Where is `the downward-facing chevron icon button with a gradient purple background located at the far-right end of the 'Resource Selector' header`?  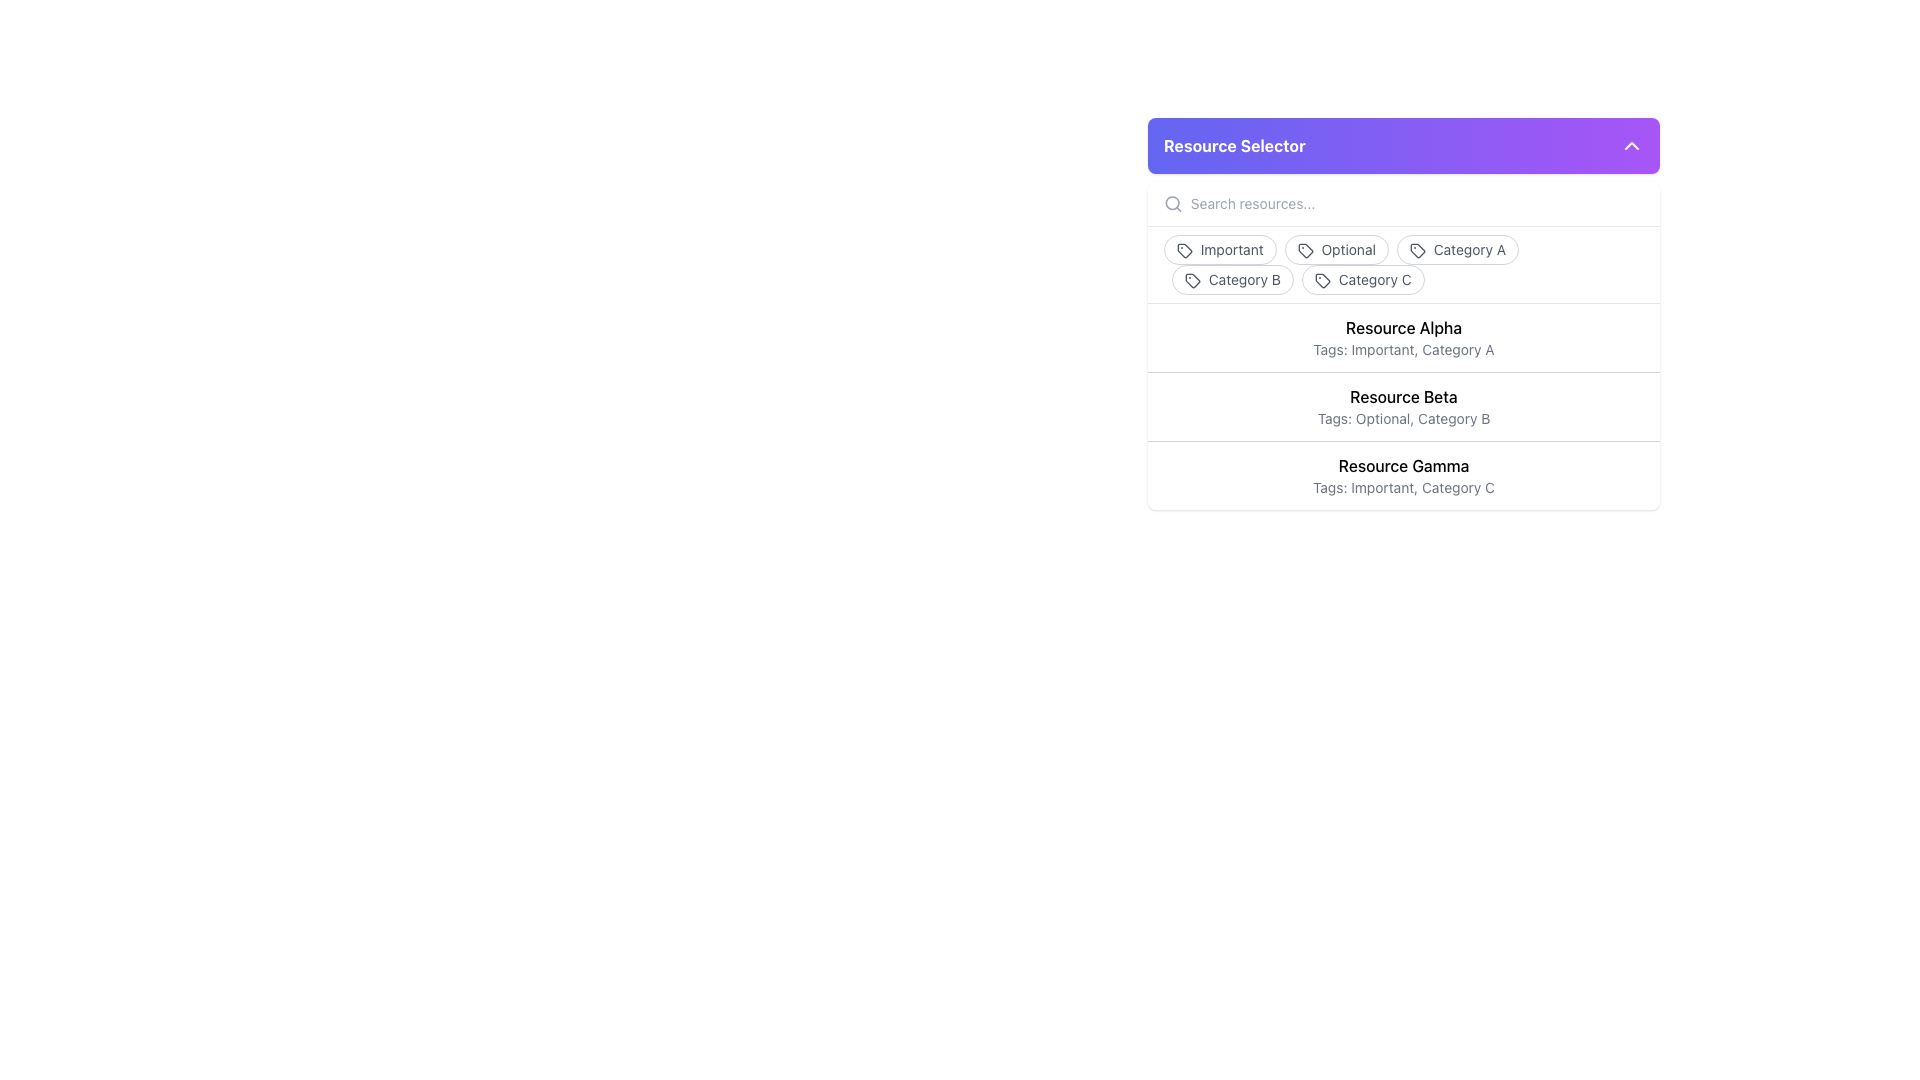 the downward-facing chevron icon button with a gradient purple background located at the far-right end of the 'Resource Selector' header is located at coordinates (1632, 145).